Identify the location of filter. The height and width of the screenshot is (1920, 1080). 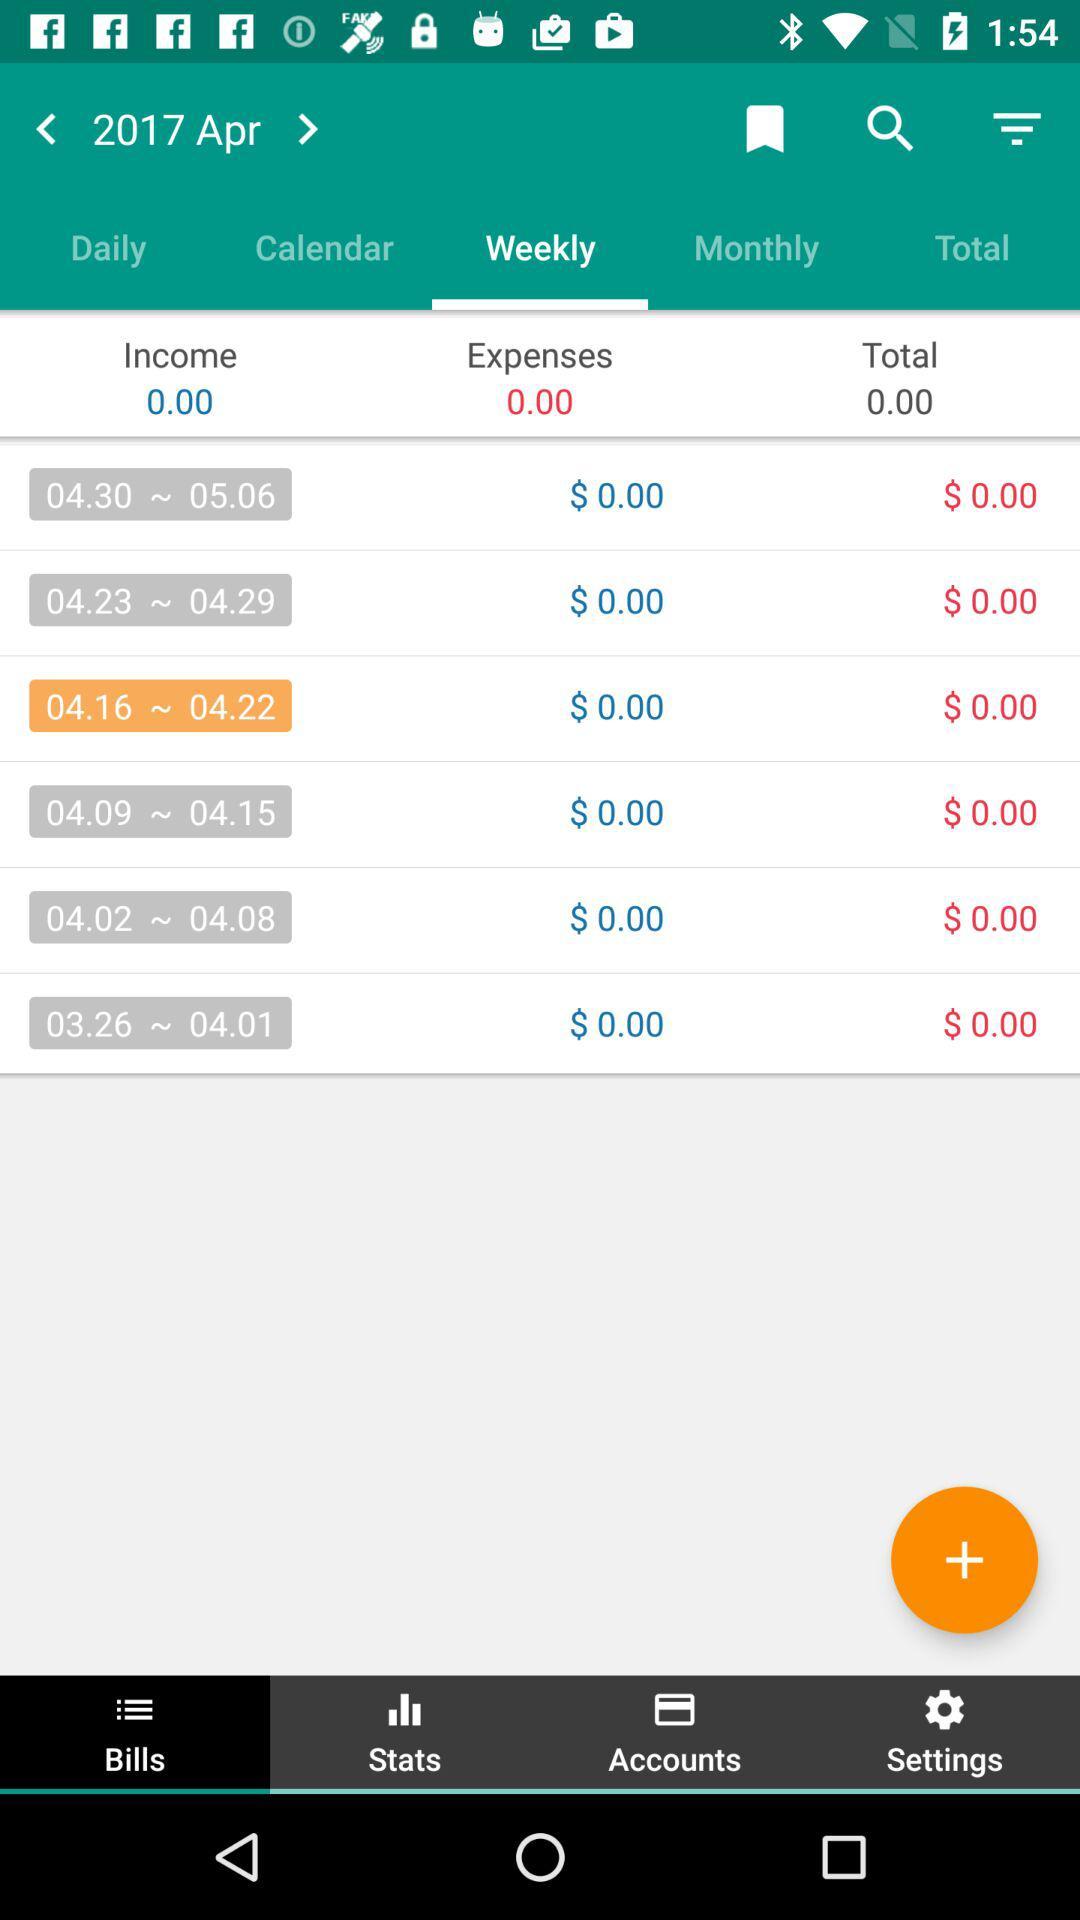
(1017, 127).